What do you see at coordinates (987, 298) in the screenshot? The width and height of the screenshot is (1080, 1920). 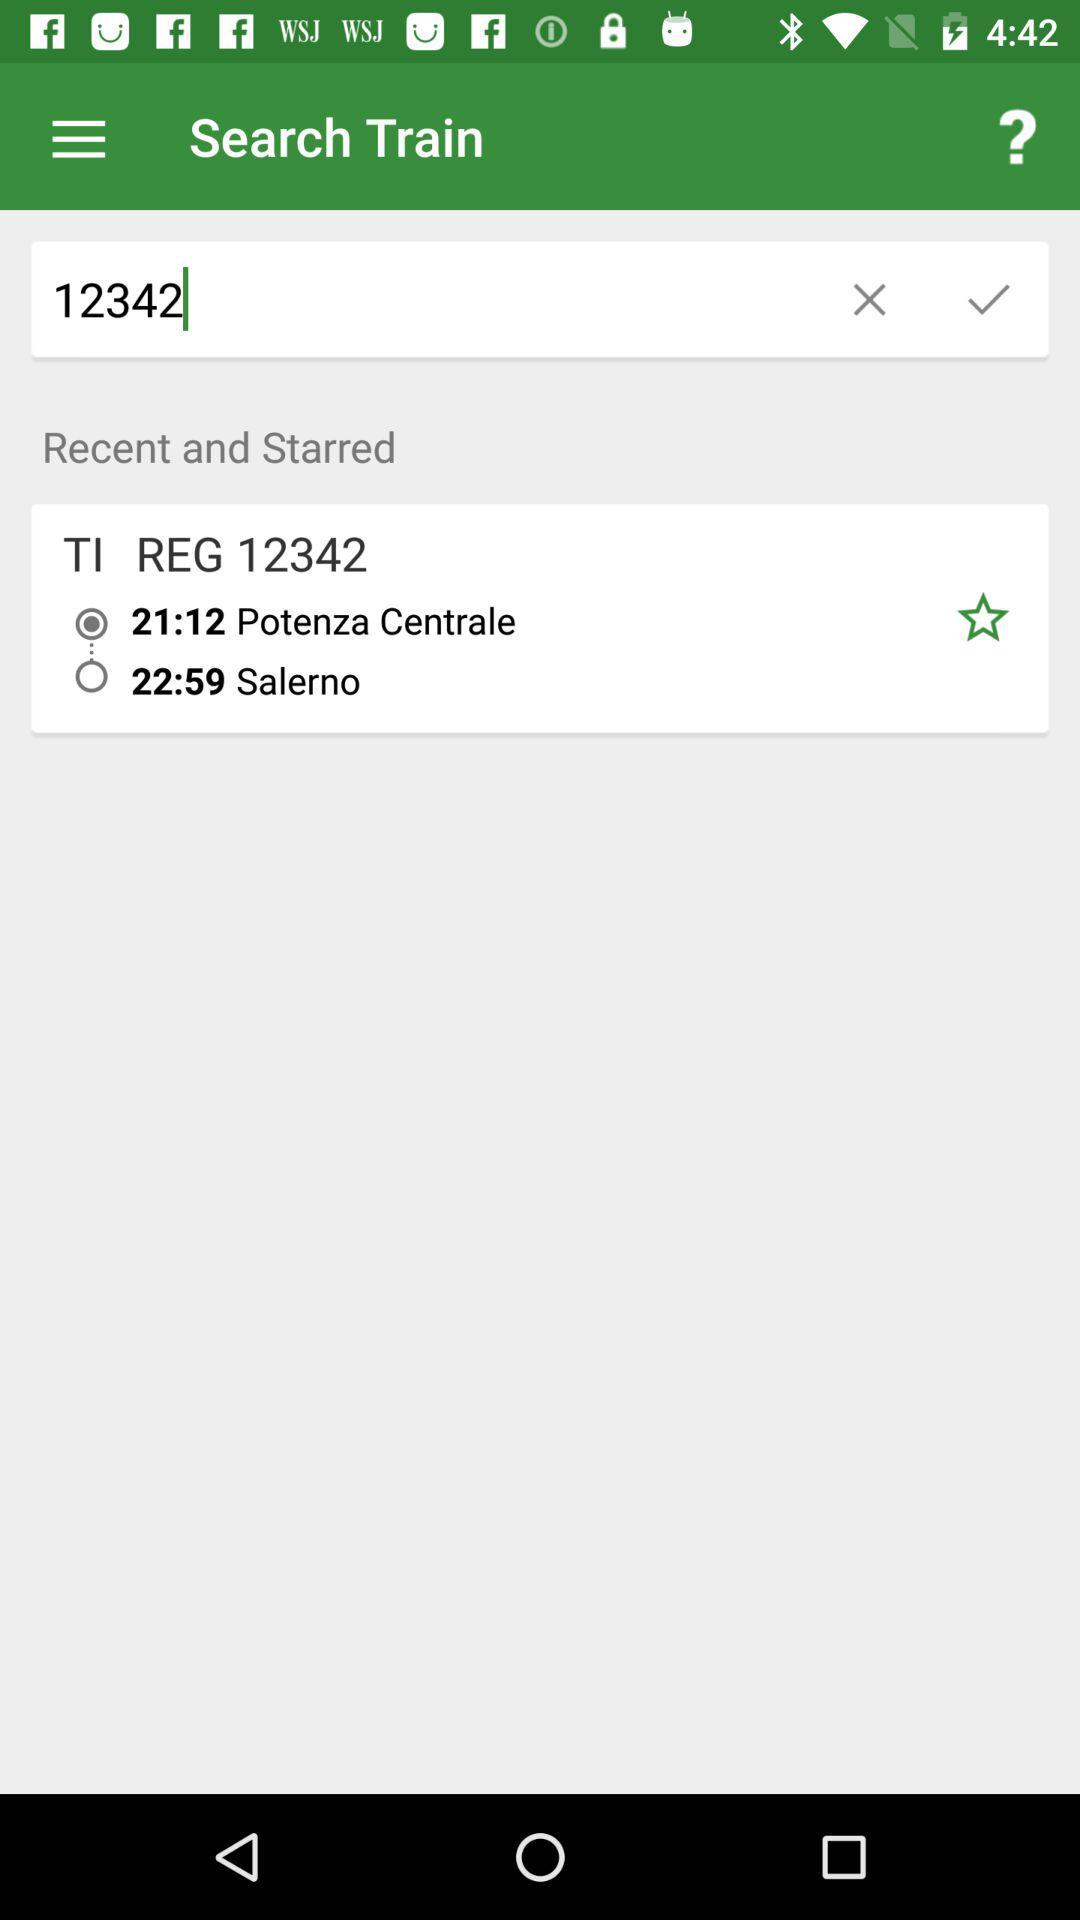 I see `the tick button at the top right side of the page` at bounding box center [987, 298].